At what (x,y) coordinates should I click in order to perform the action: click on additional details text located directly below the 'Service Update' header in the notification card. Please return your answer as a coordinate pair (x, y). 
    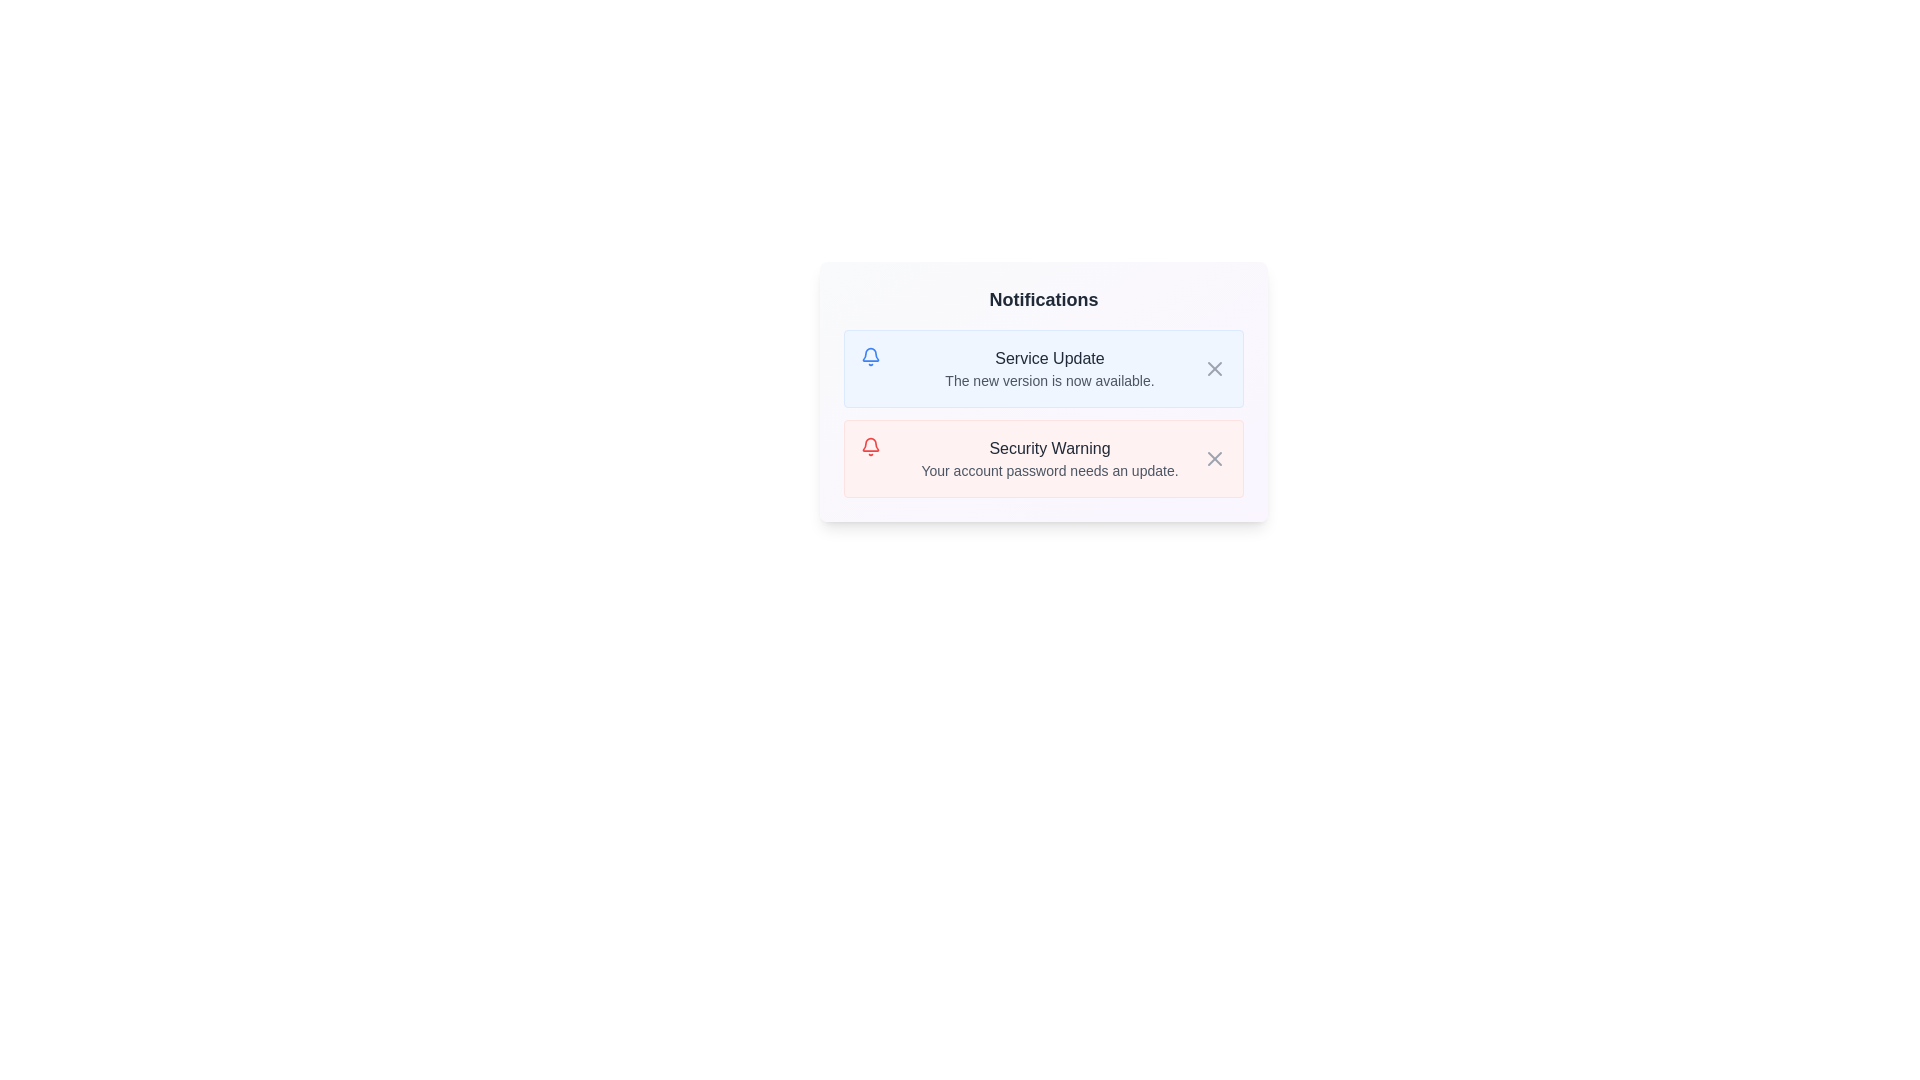
    Looking at the image, I should click on (1049, 381).